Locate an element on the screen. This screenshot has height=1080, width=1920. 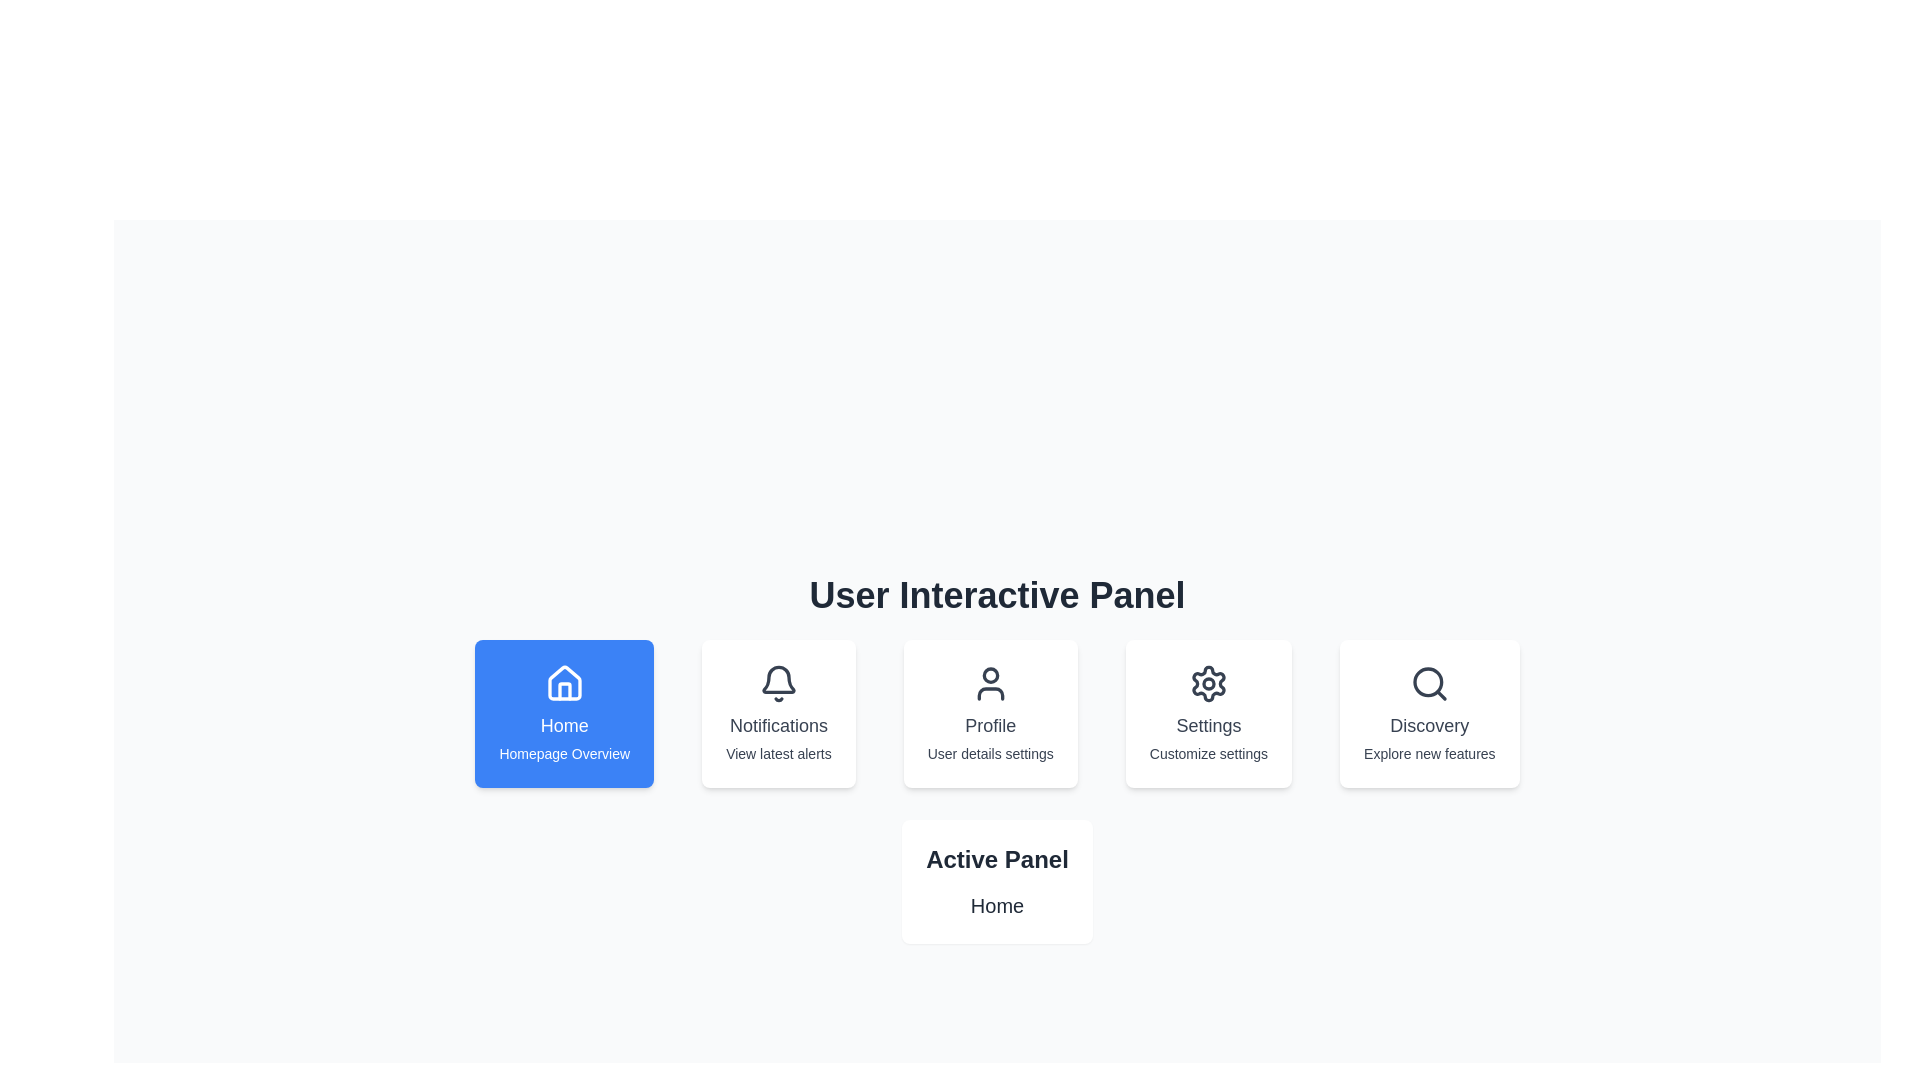
the notifications icon located is located at coordinates (777, 678).